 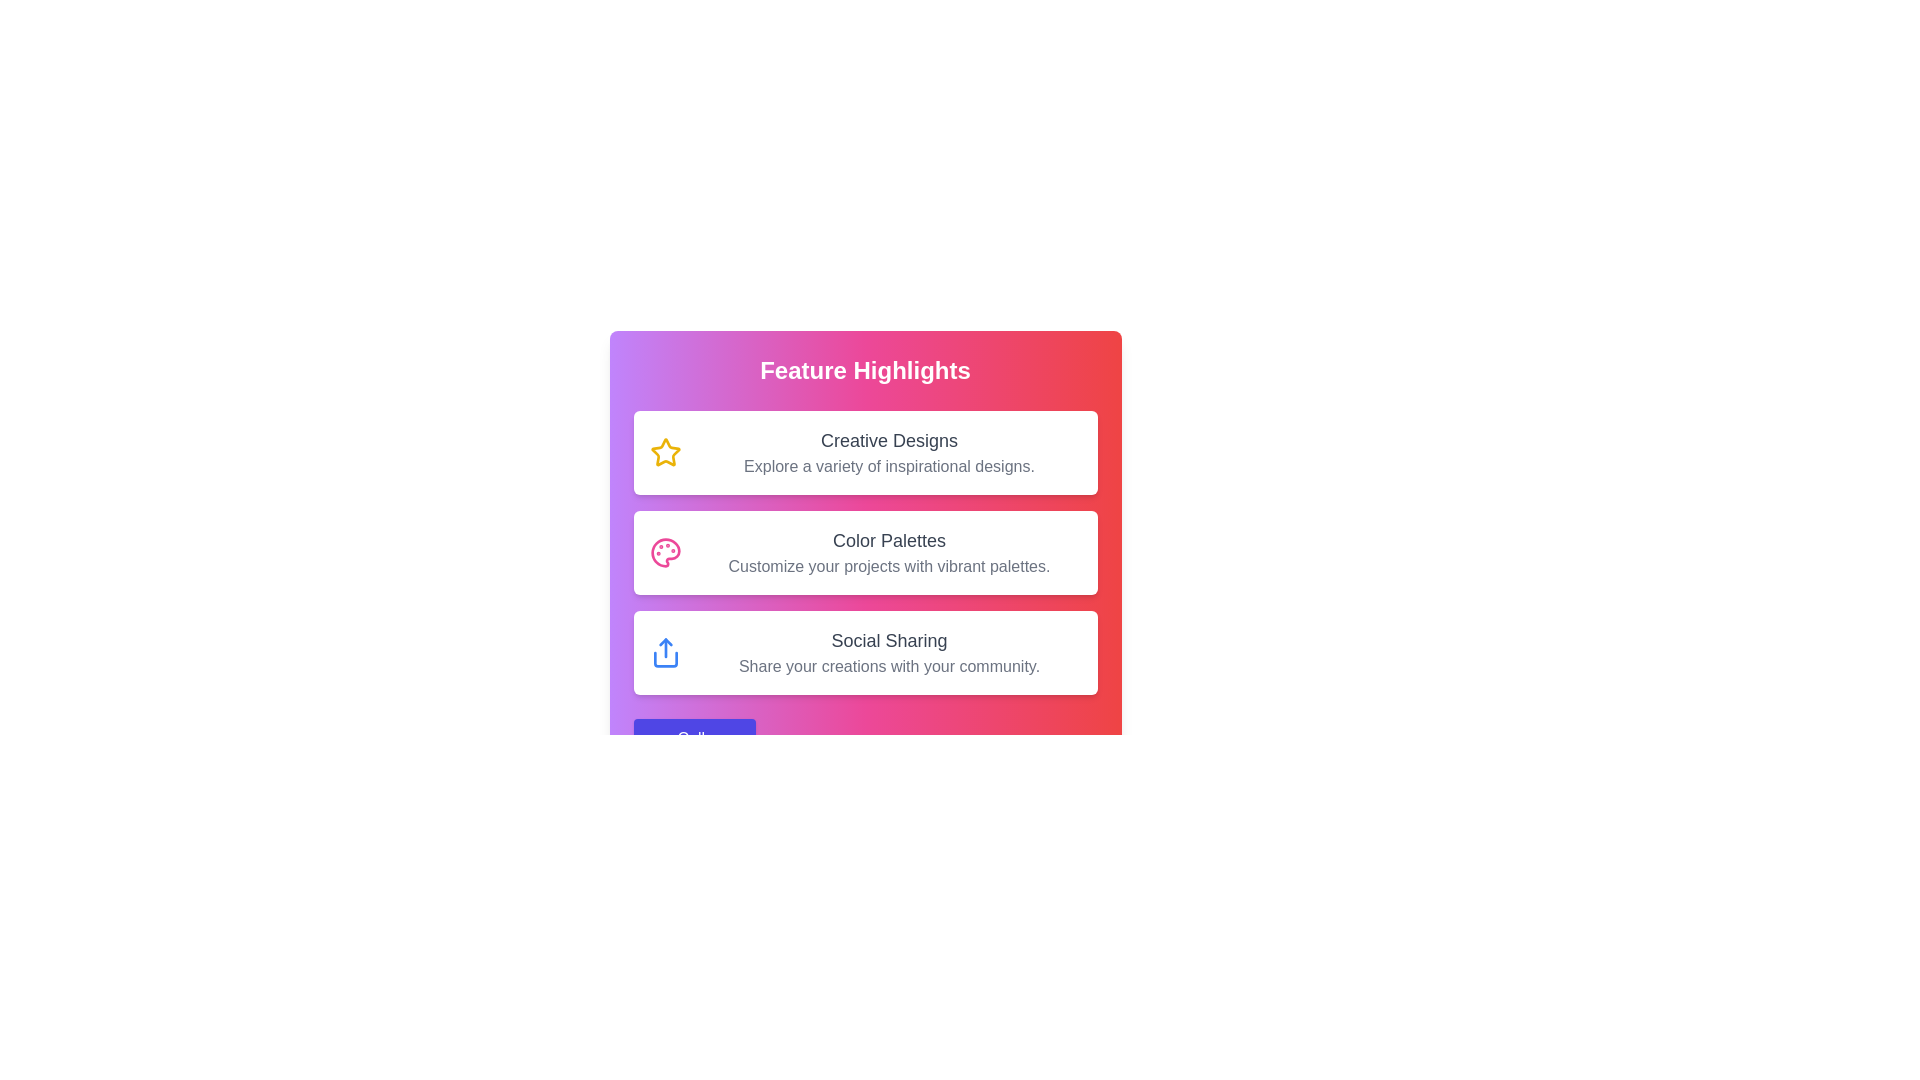 I want to click on the List of informational cards, which is a vertically aligned list with three sections featuring icons, titles, and descriptions, located beneath the 'Feature Highlights' header, so click(x=865, y=552).